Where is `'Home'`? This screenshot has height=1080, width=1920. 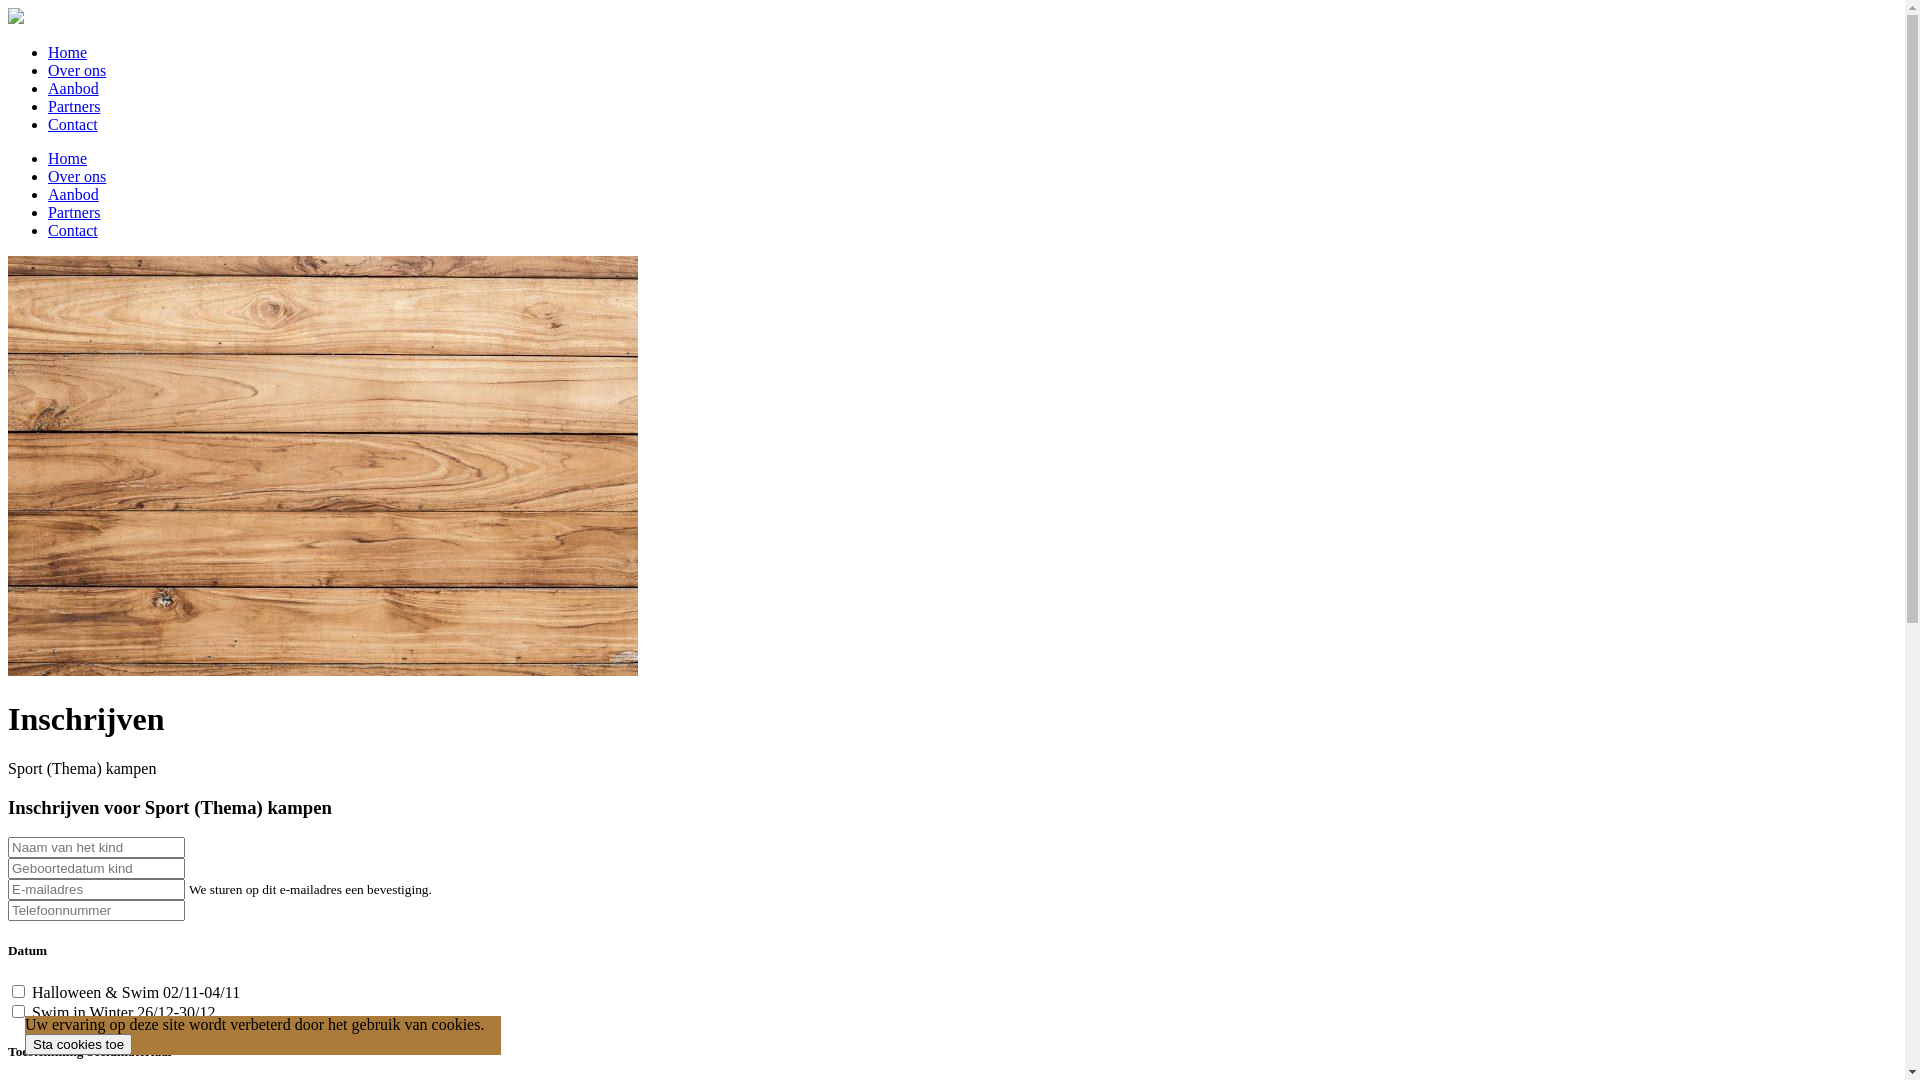 'Home' is located at coordinates (67, 157).